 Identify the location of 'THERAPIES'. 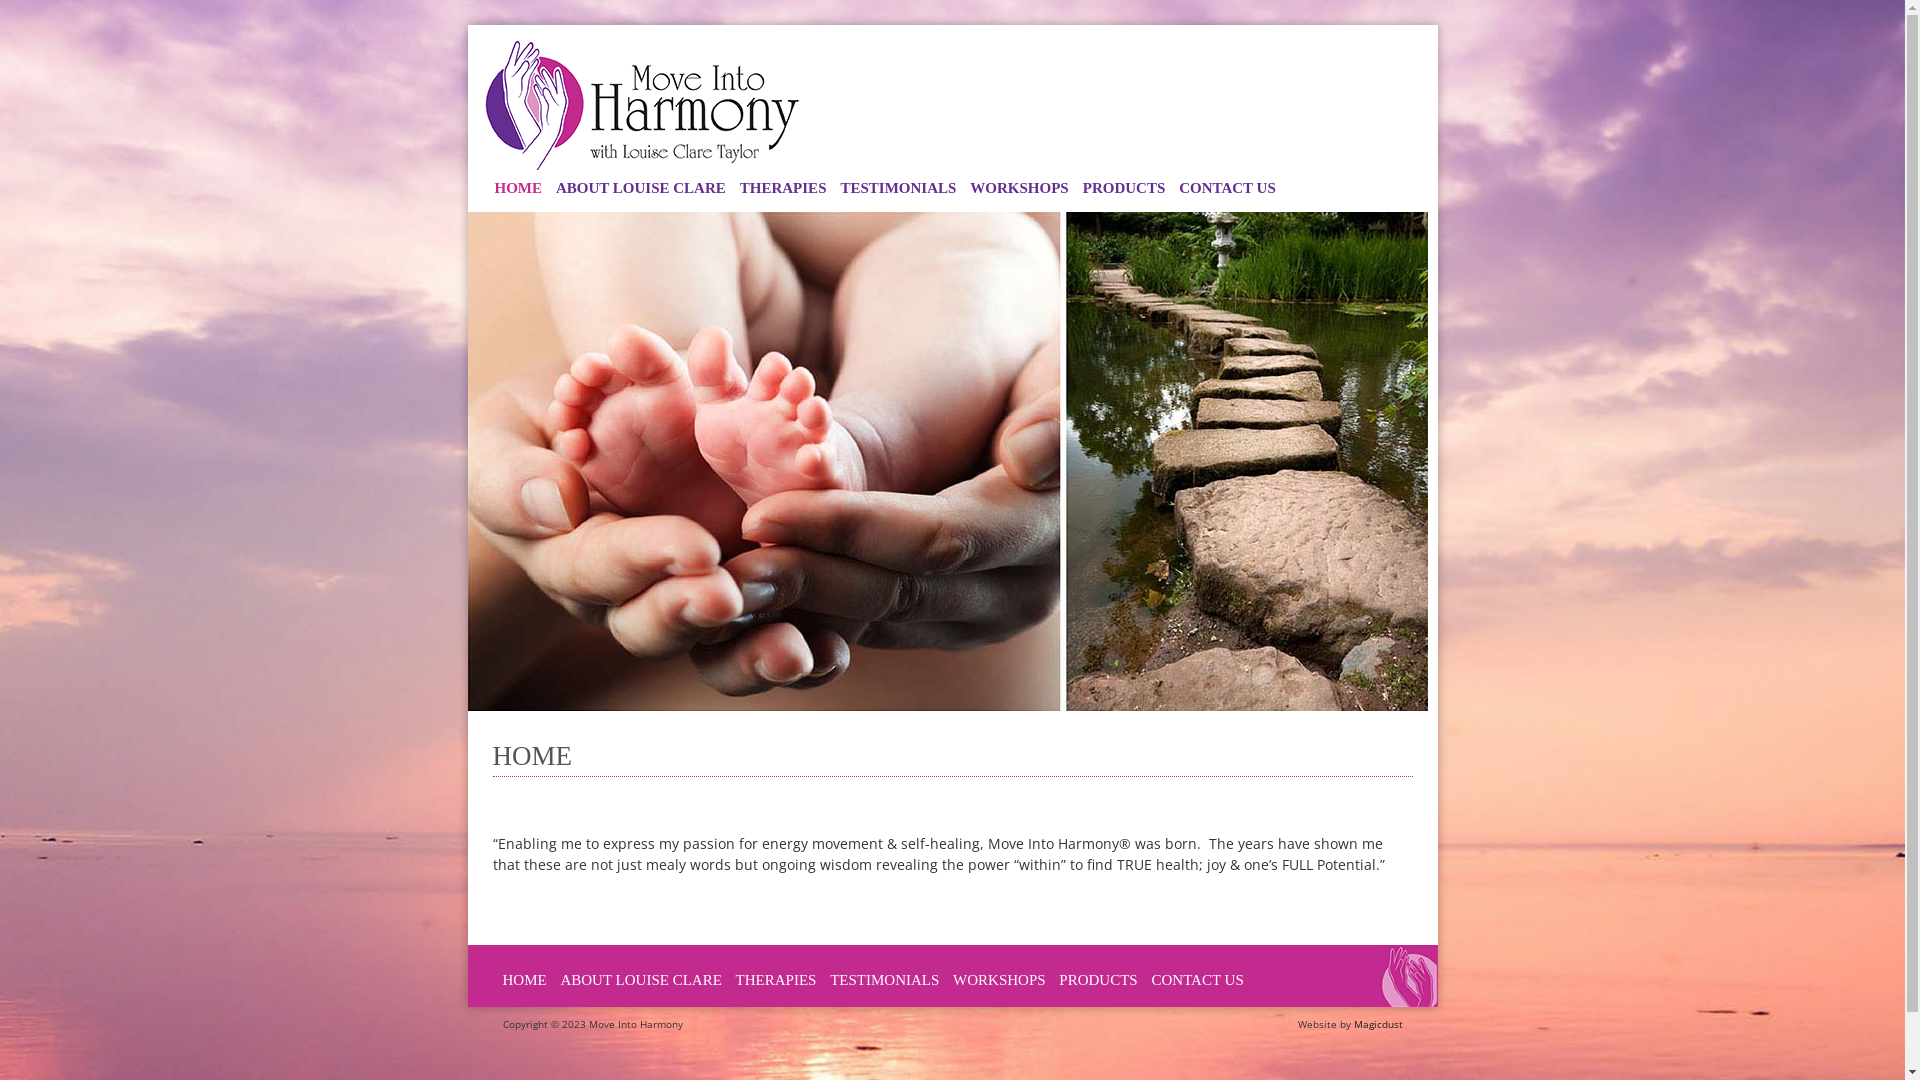
(775, 978).